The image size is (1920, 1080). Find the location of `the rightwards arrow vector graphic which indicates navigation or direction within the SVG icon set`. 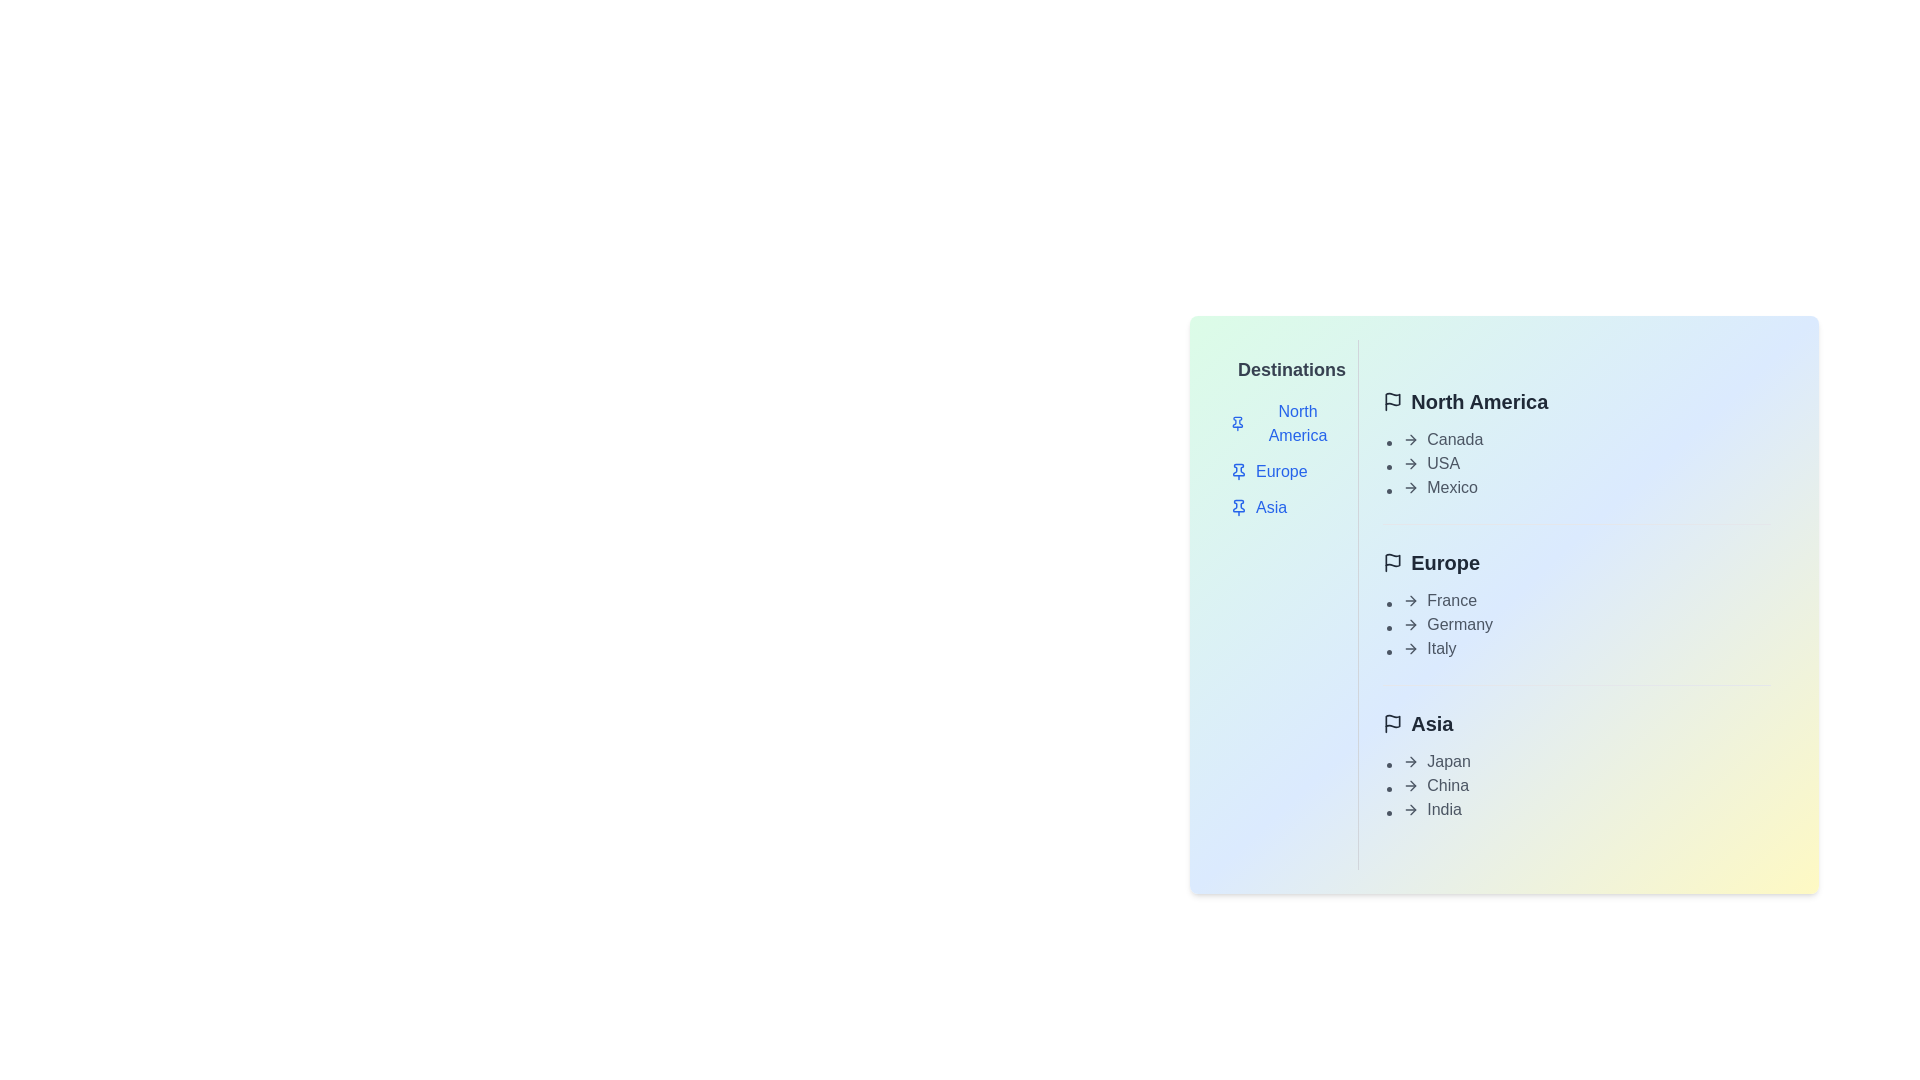

the rightwards arrow vector graphic which indicates navigation or direction within the SVG icon set is located at coordinates (1412, 810).